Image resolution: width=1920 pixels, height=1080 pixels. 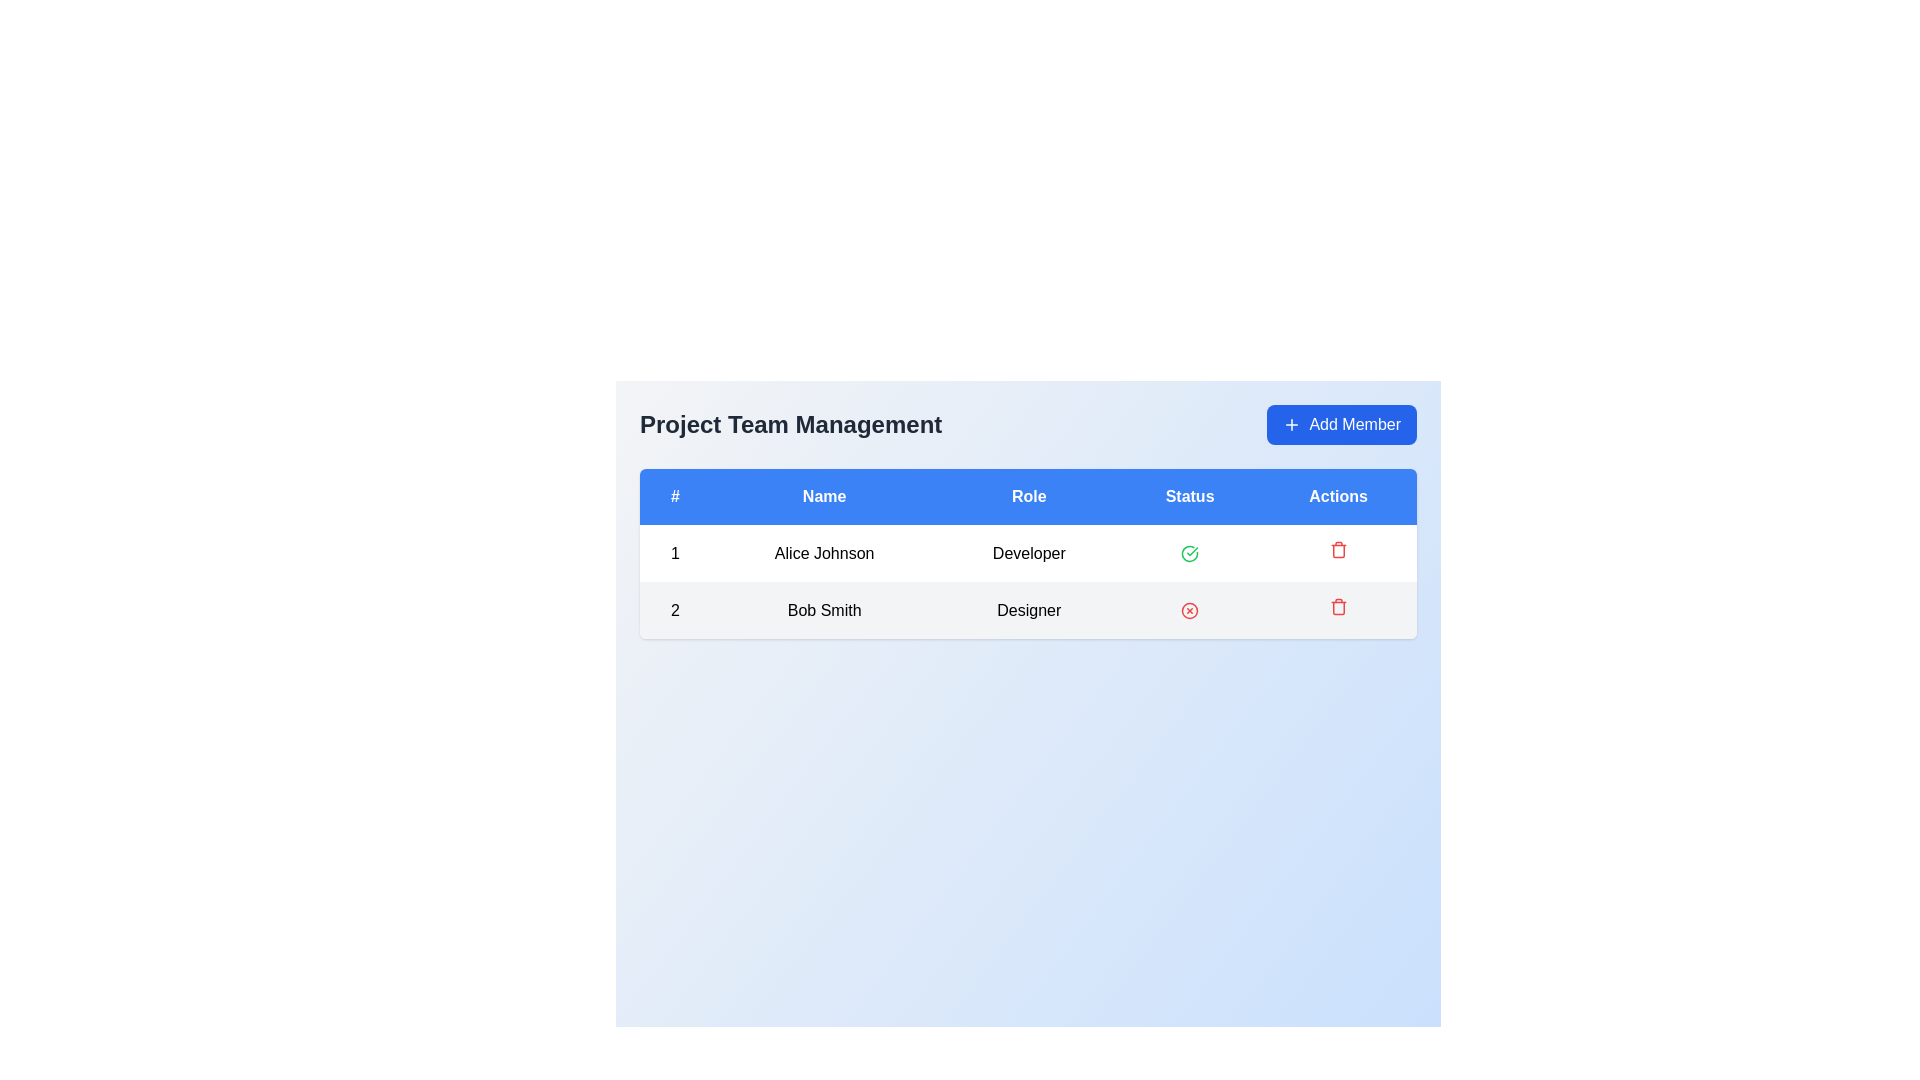 I want to click on the 'Name' column header text label, which is the second item in the horizontal list of the header row, so click(x=824, y=496).